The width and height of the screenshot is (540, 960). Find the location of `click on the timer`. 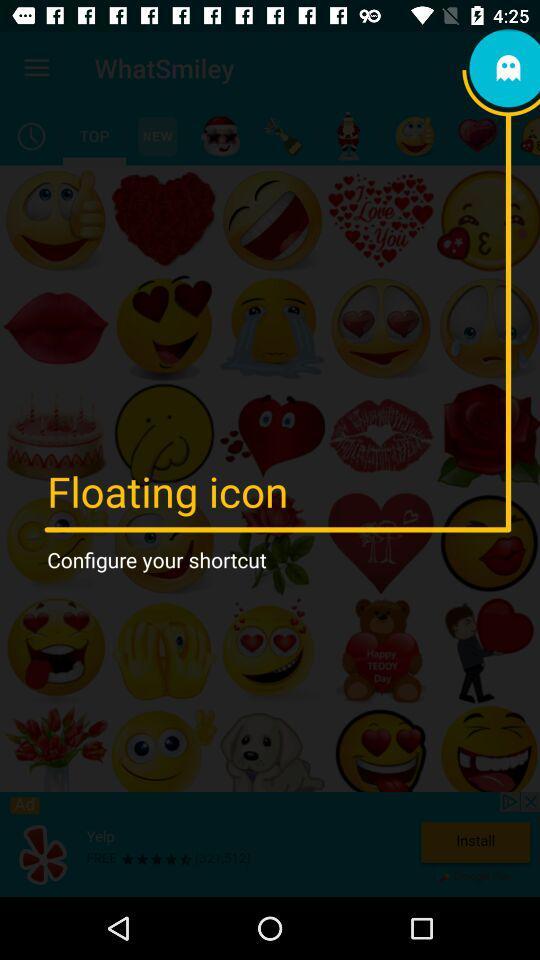

click on the timer is located at coordinates (30, 135).